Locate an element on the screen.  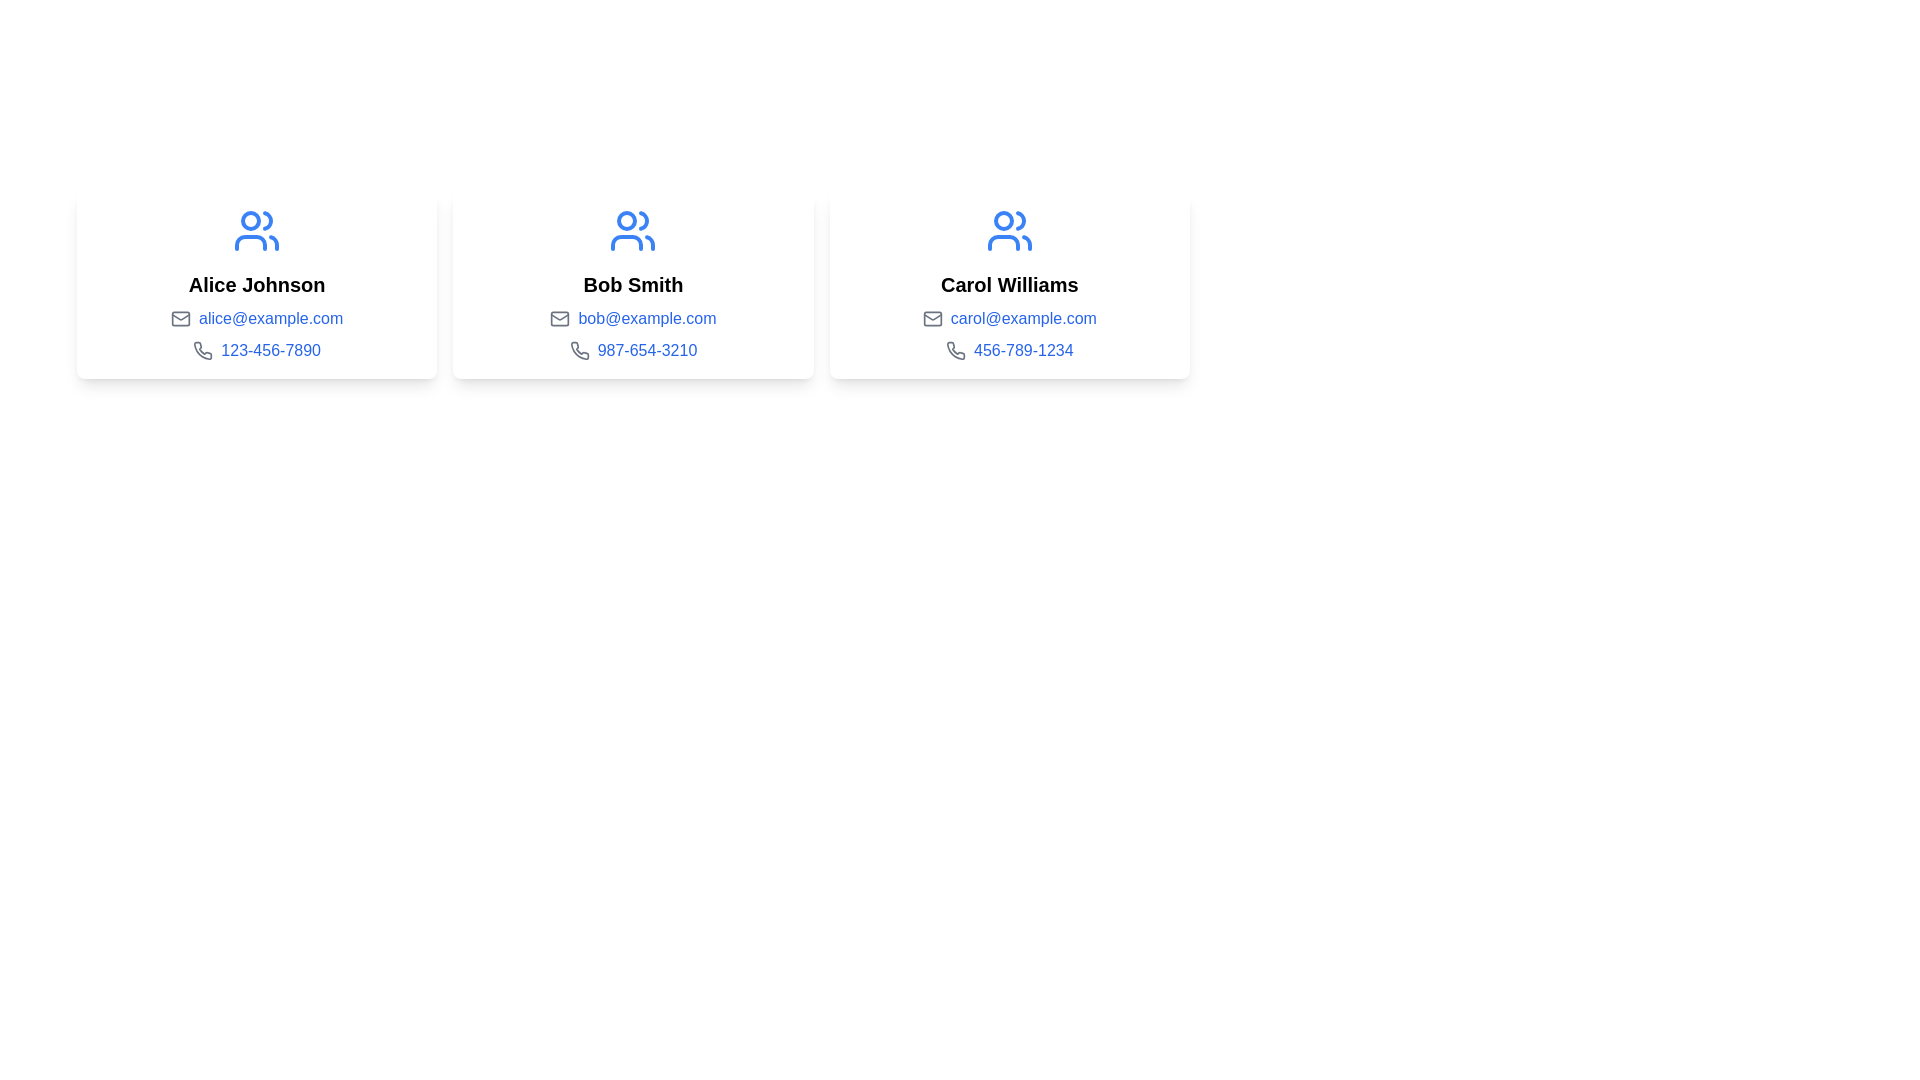
the hyperlink 'carol@example.com' located is located at coordinates (1023, 318).